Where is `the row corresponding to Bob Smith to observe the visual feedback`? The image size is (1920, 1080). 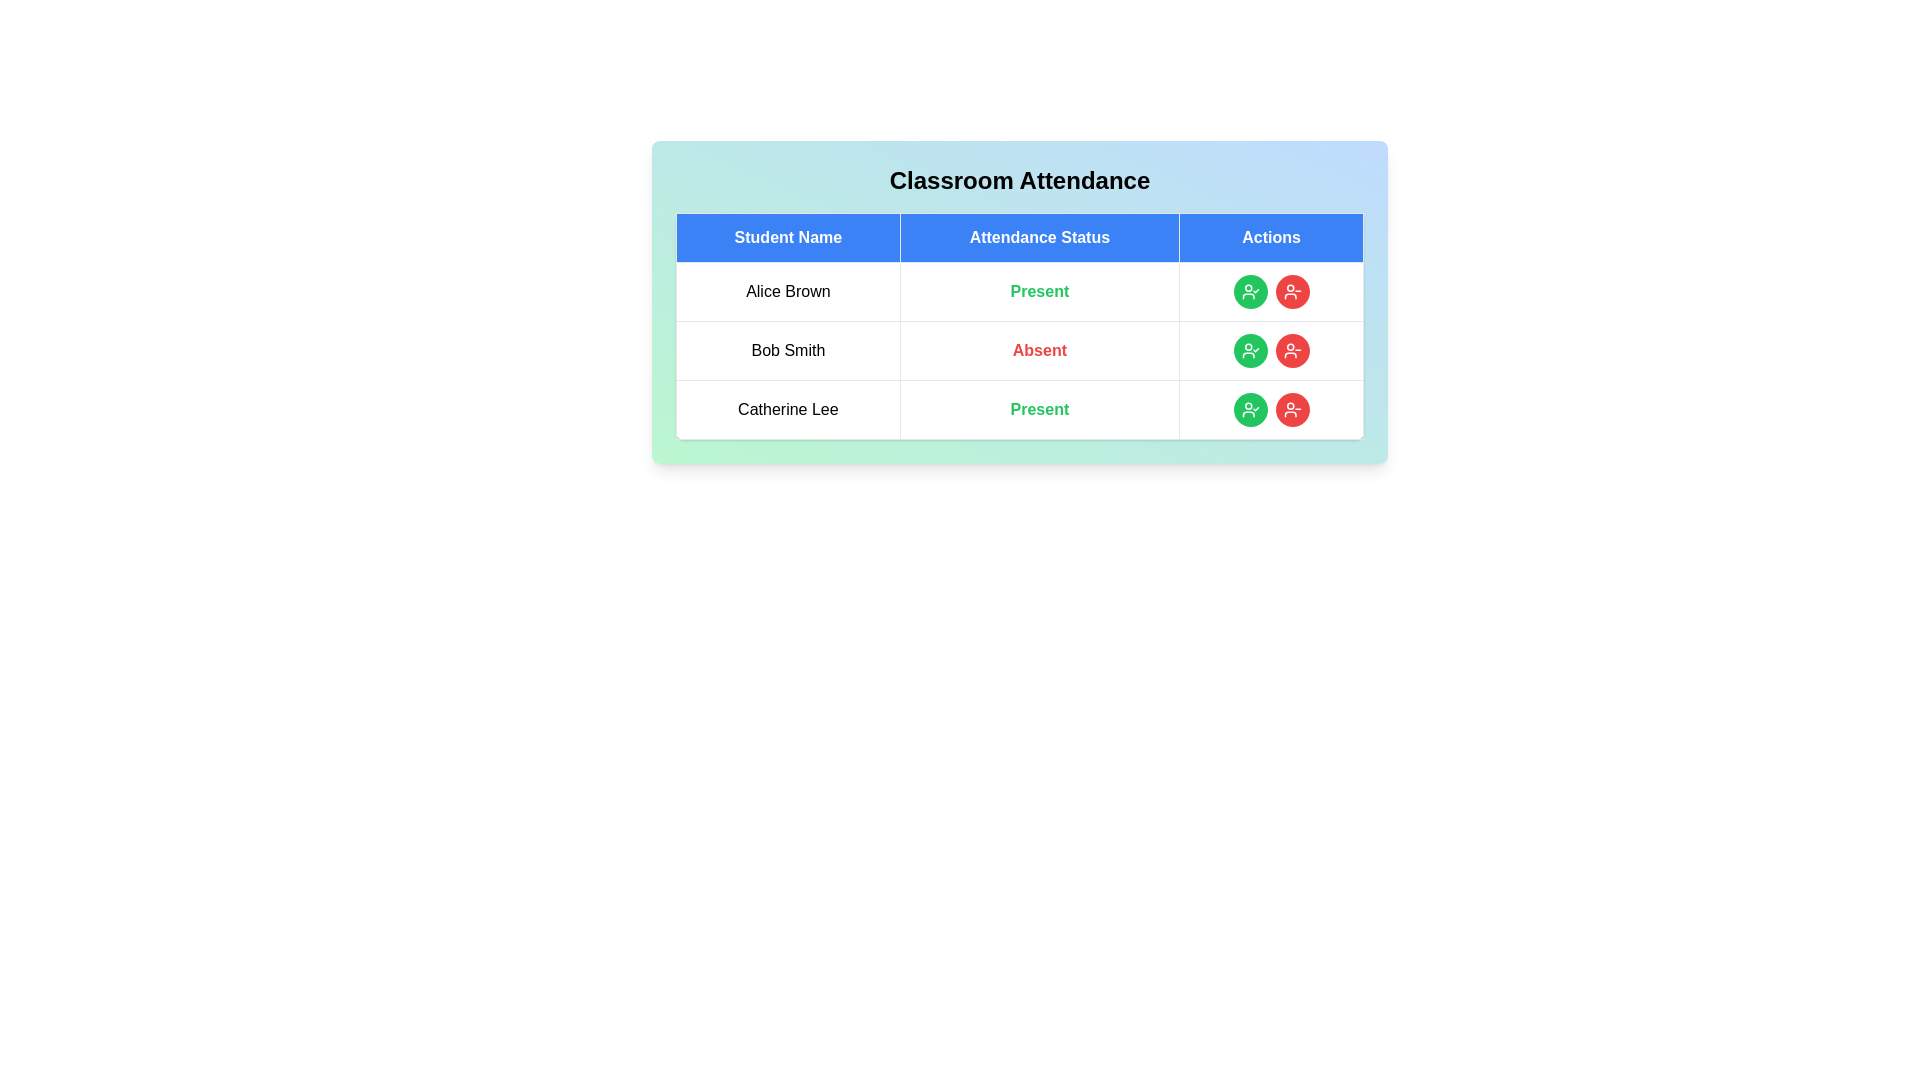
the row corresponding to Bob Smith to observe the visual feedback is located at coordinates (1019, 350).